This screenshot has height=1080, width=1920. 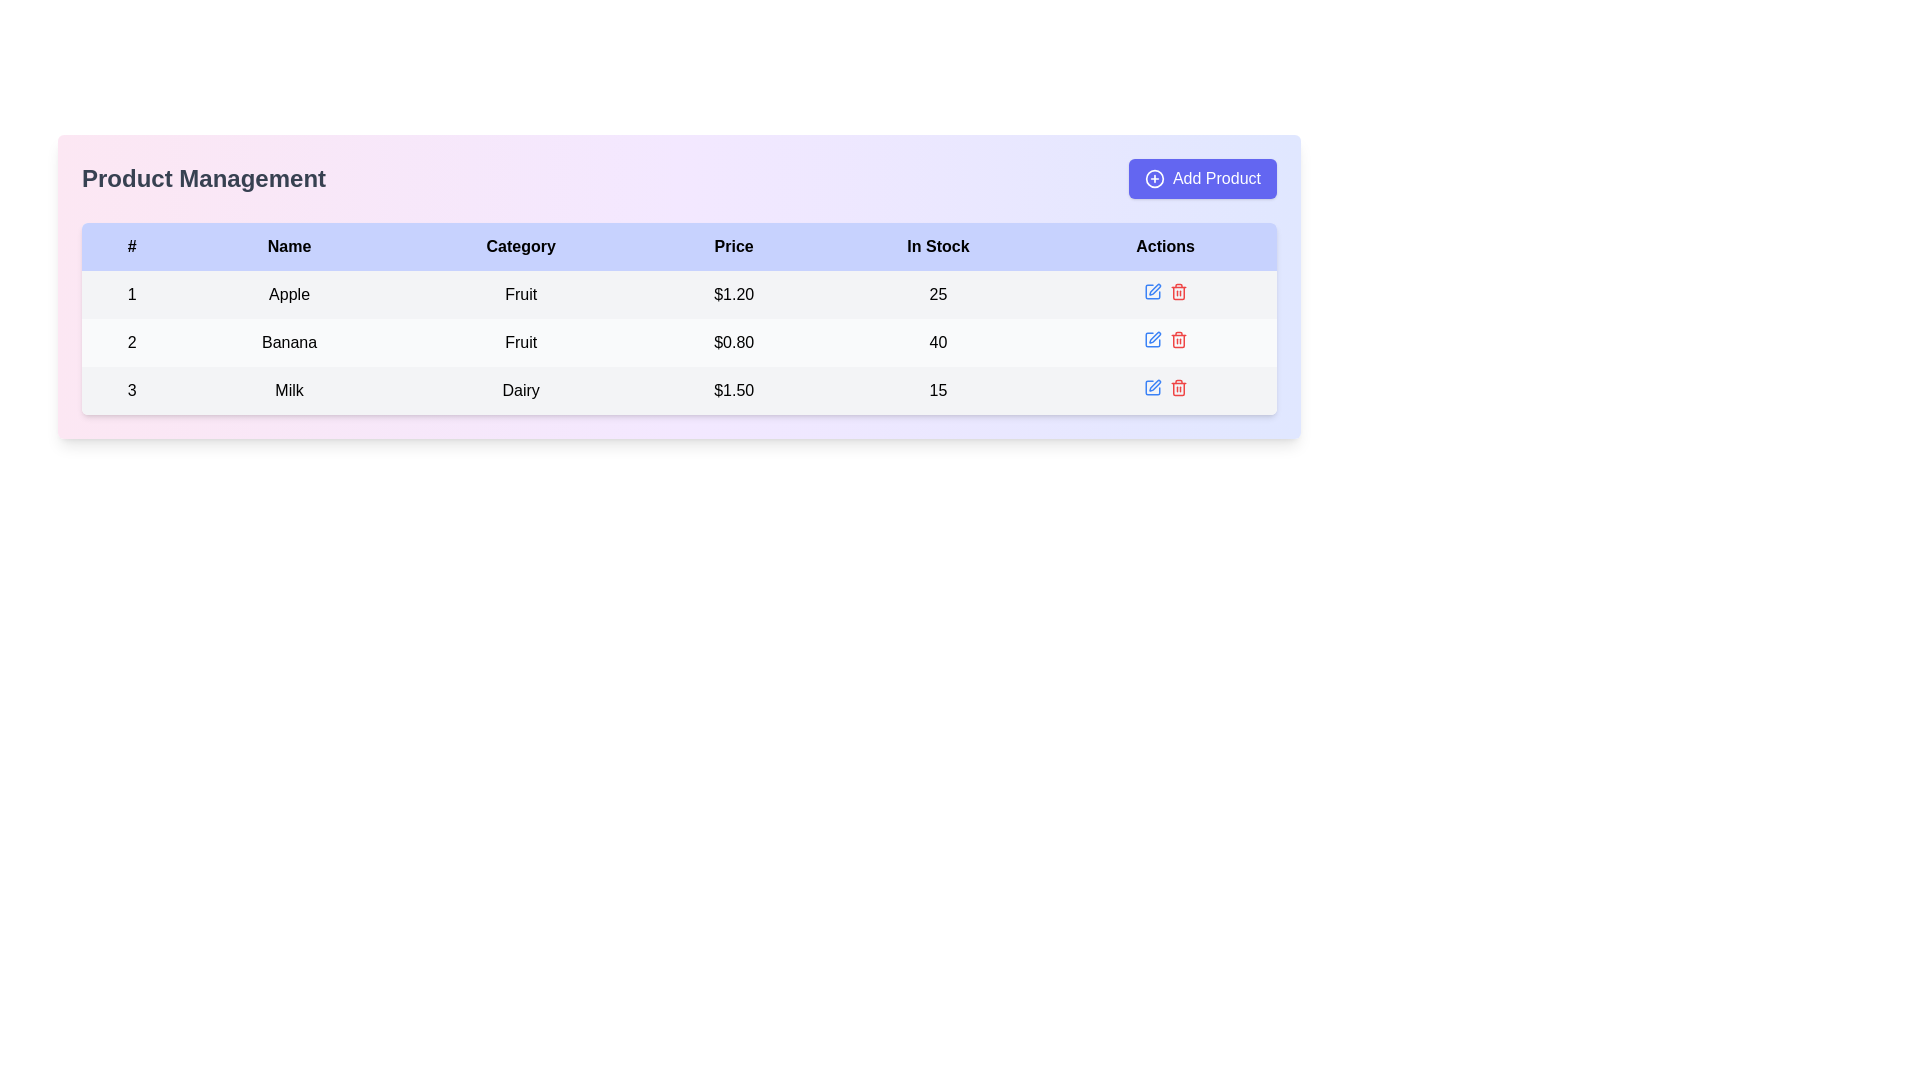 I want to click on the red trash bin icon in the Actions column of the second row, so click(x=1178, y=340).